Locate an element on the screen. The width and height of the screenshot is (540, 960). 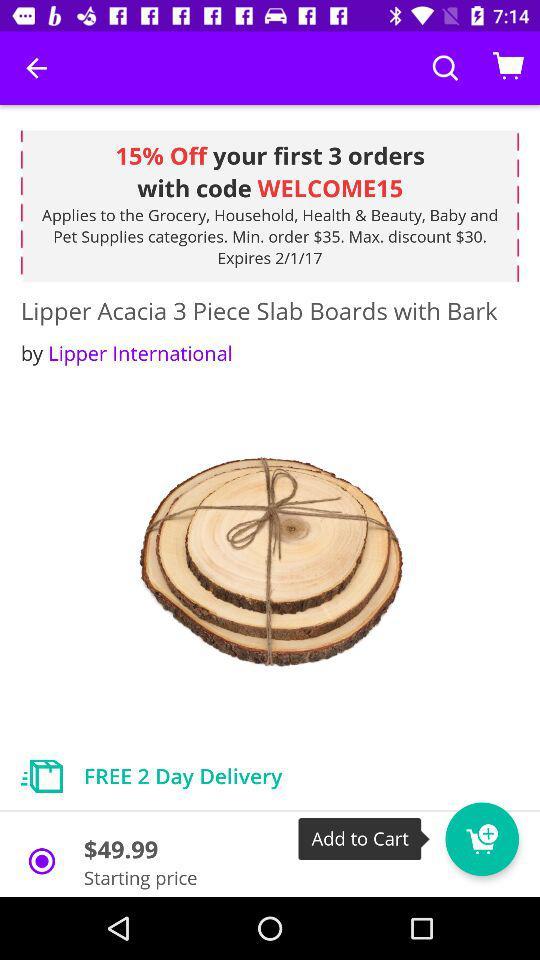
item to the shopping cart is located at coordinates (481, 839).